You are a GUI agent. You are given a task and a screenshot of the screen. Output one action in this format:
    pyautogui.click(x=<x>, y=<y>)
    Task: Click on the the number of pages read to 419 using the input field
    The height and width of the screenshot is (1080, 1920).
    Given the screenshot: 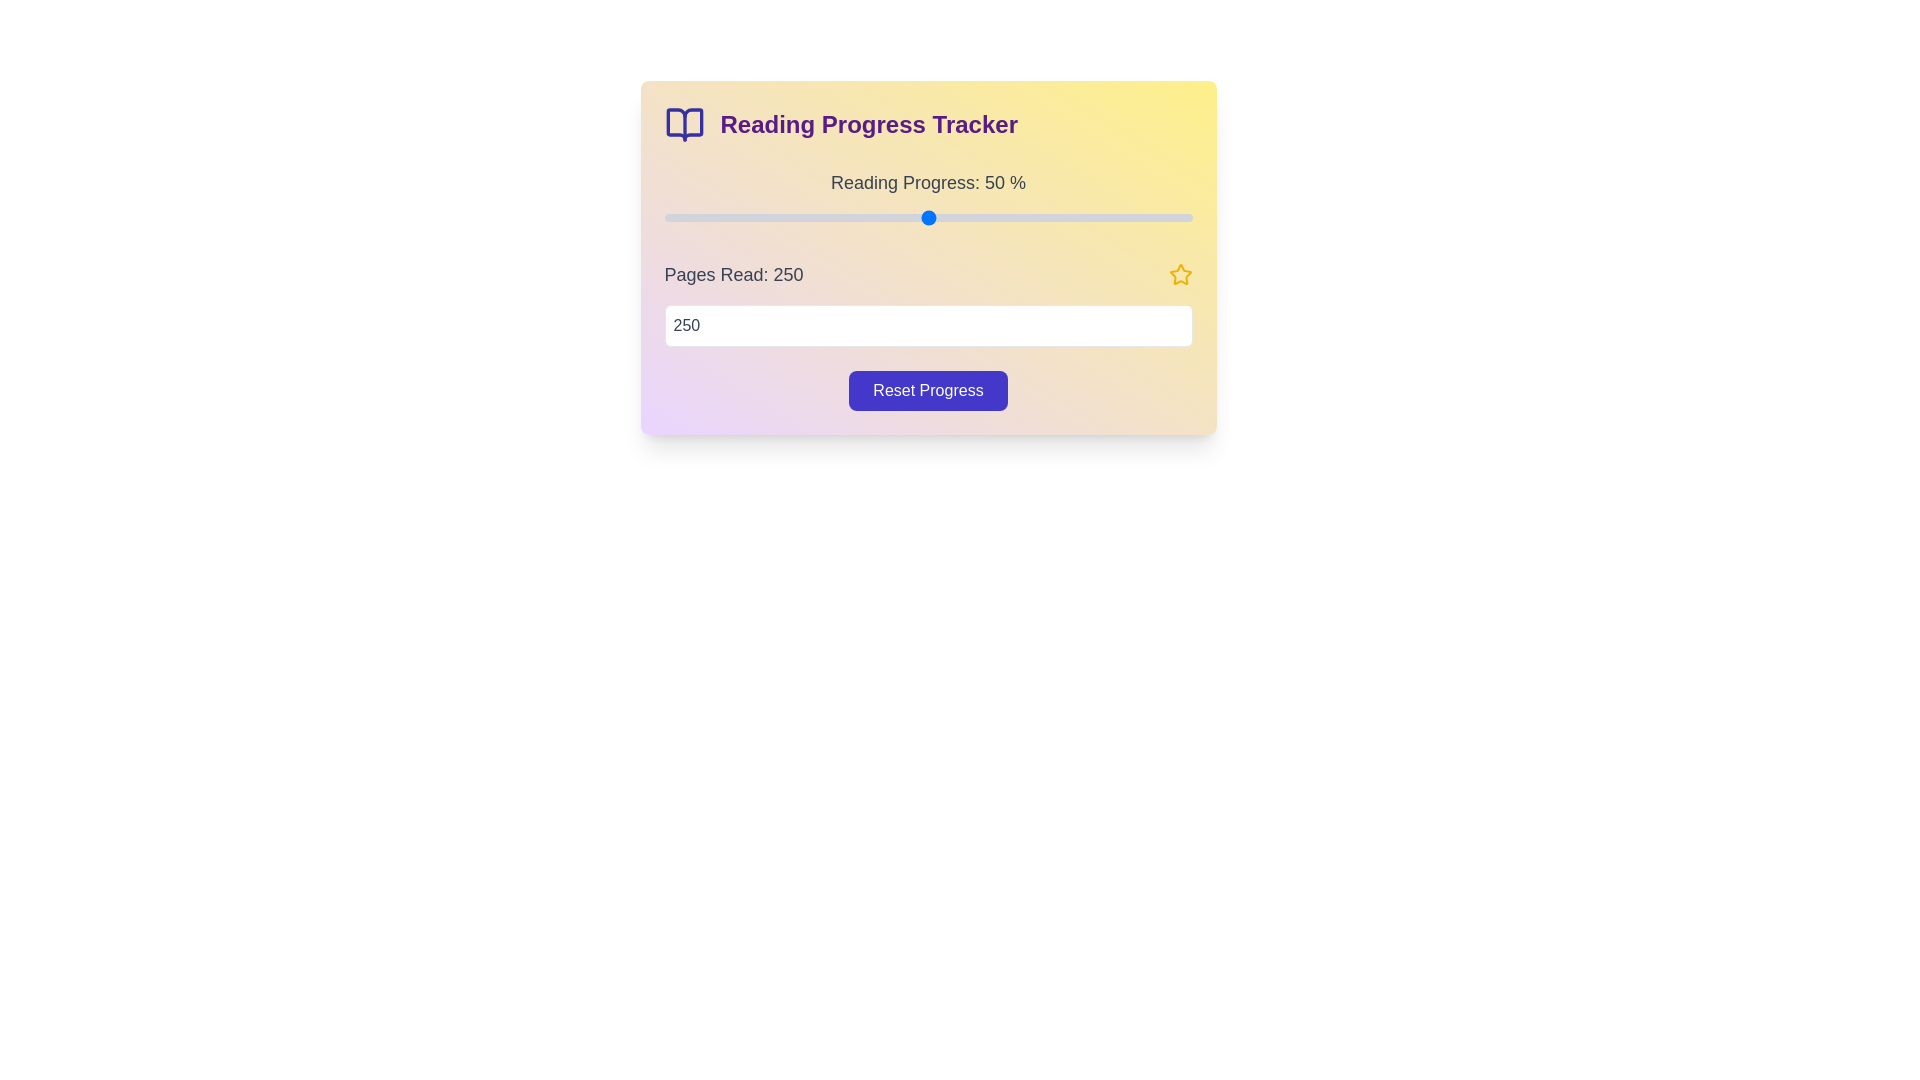 What is the action you would take?
    pyautogui.click(x=927, y=325)
    